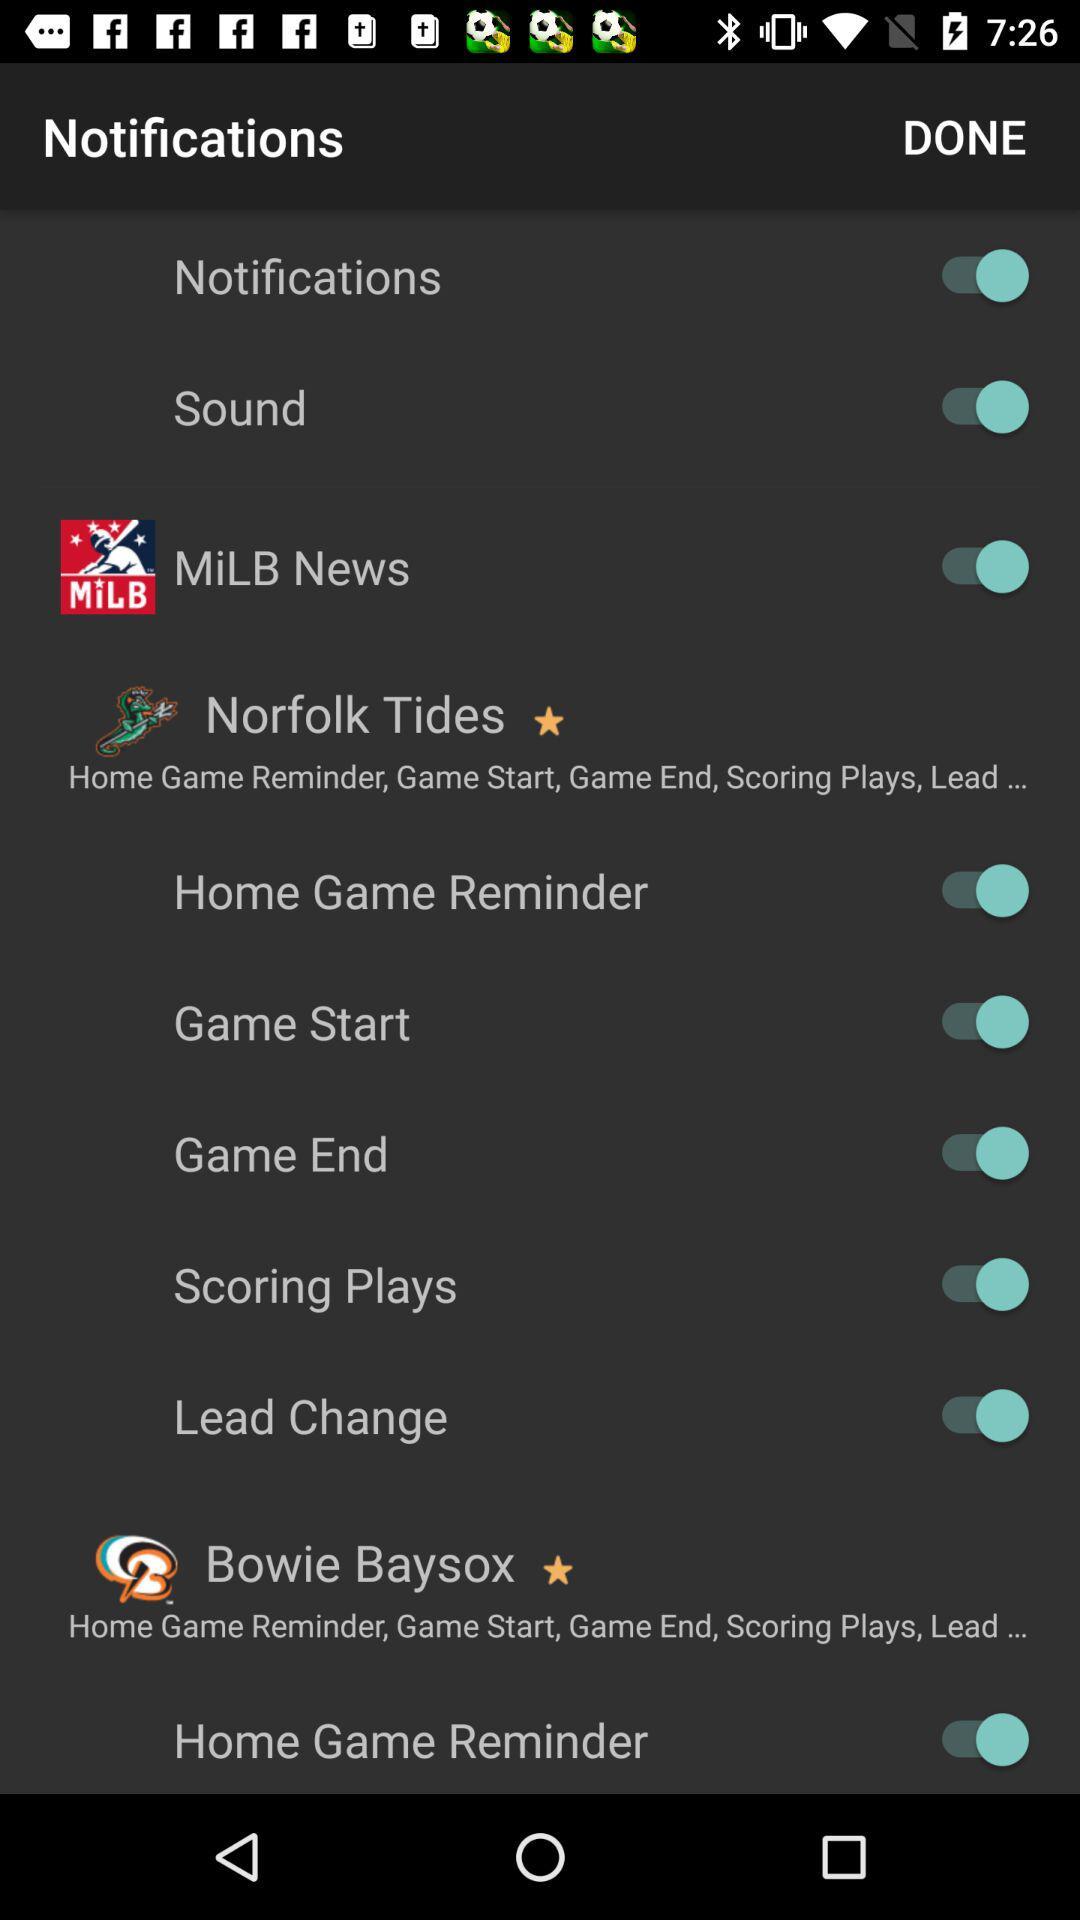 Image resolution: width=1080 pixels, height=1920 pixels. I want to click on the item next to the notifications app, so click(963, 135).